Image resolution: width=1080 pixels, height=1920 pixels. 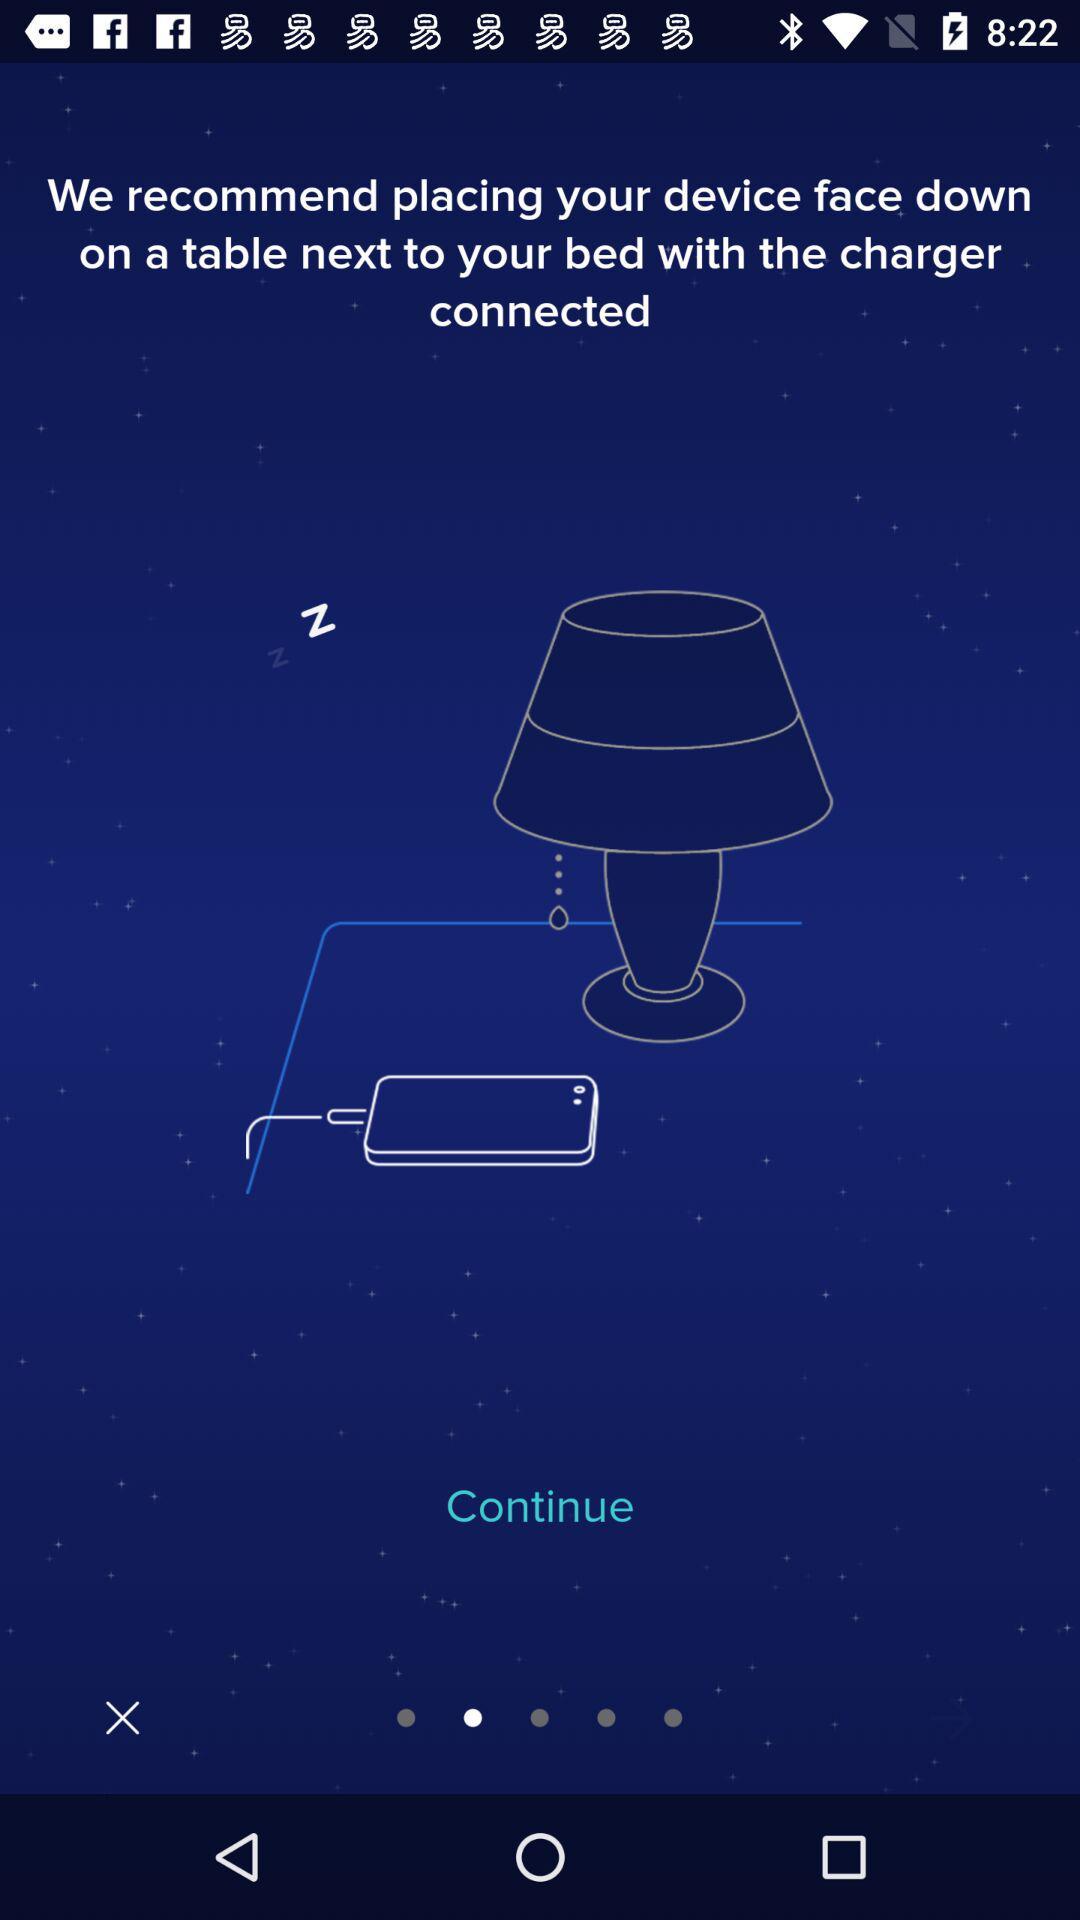 What do you see at coordinates (122, 1716) in the screenshot?
I see `the close icon` at bounding box center [122, 1716].